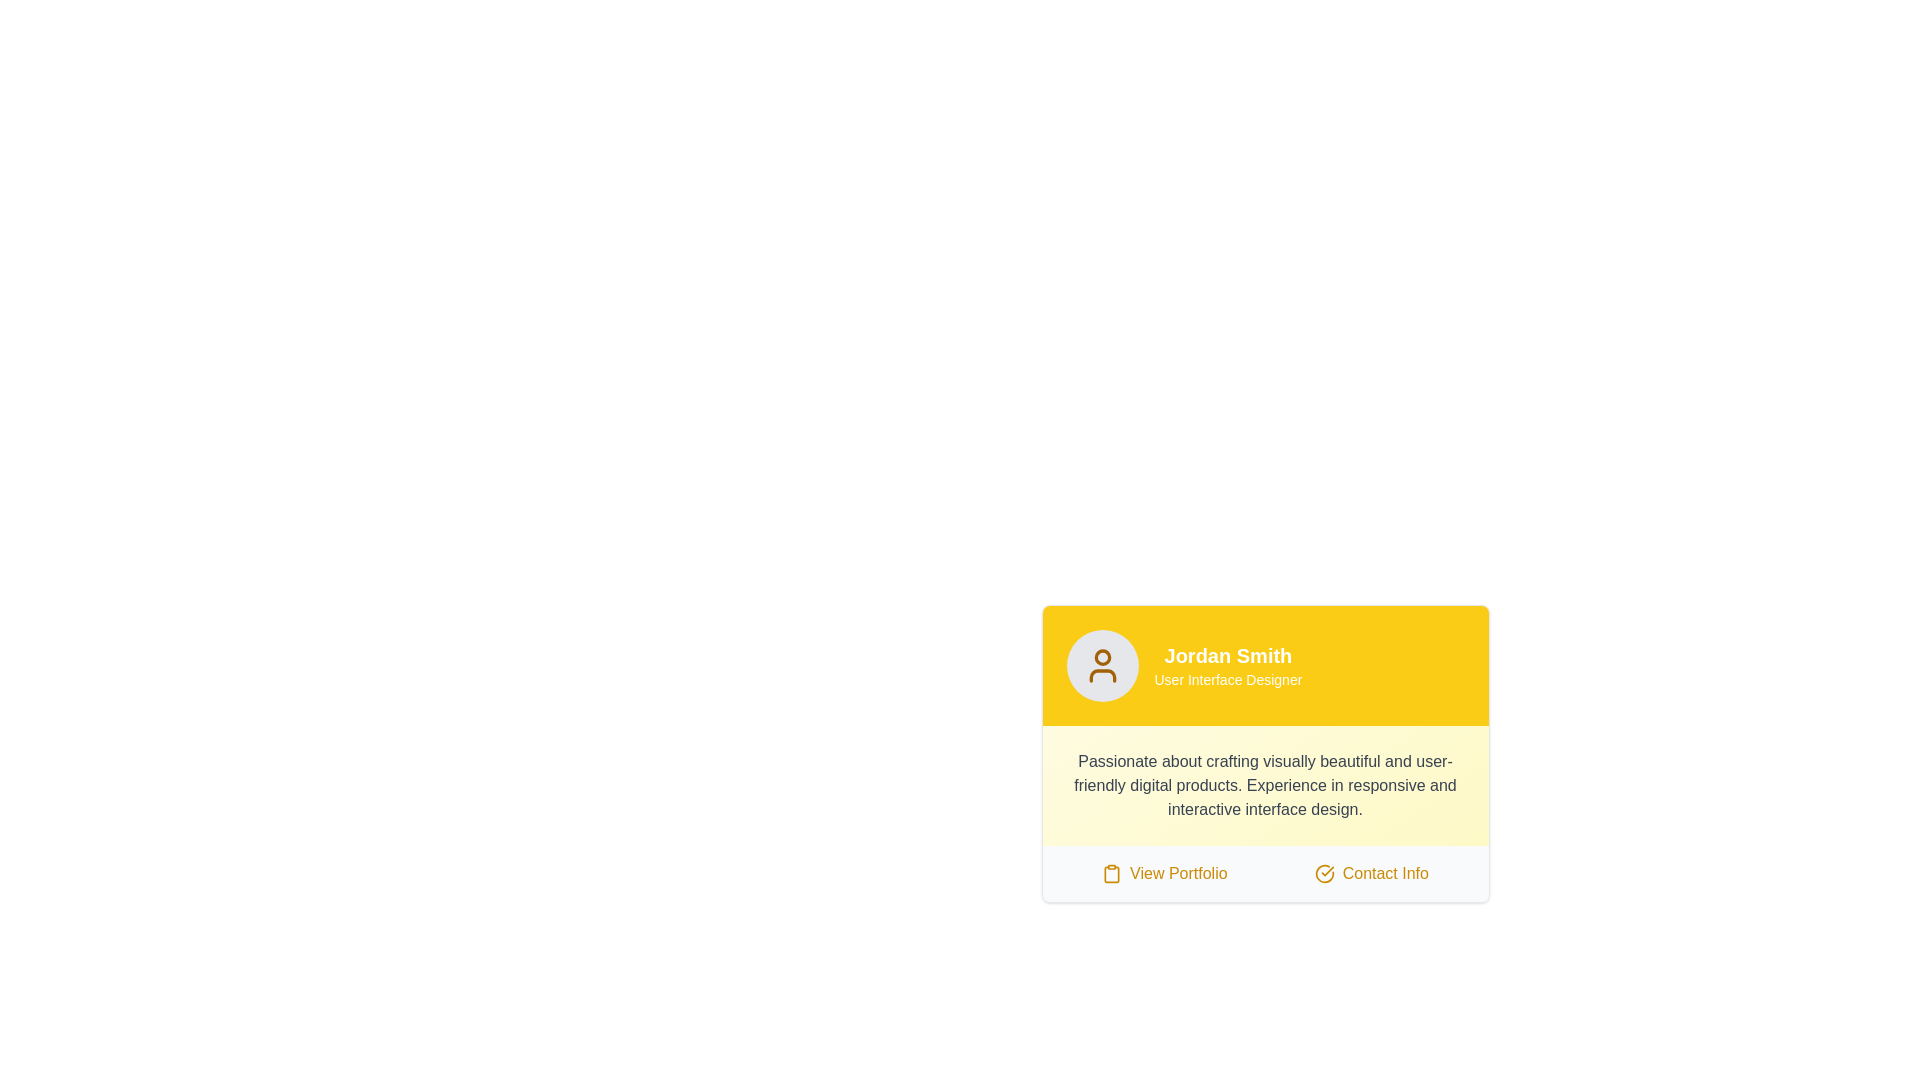 The image size is (1920, 1080). Describe the element at coordinates (1227, 678) in the screenshot. I see `the non-interactive text label indicating the professional title 'User Interface Designer', located beneath 'Jordan Smith' in the profile information section` at that location.